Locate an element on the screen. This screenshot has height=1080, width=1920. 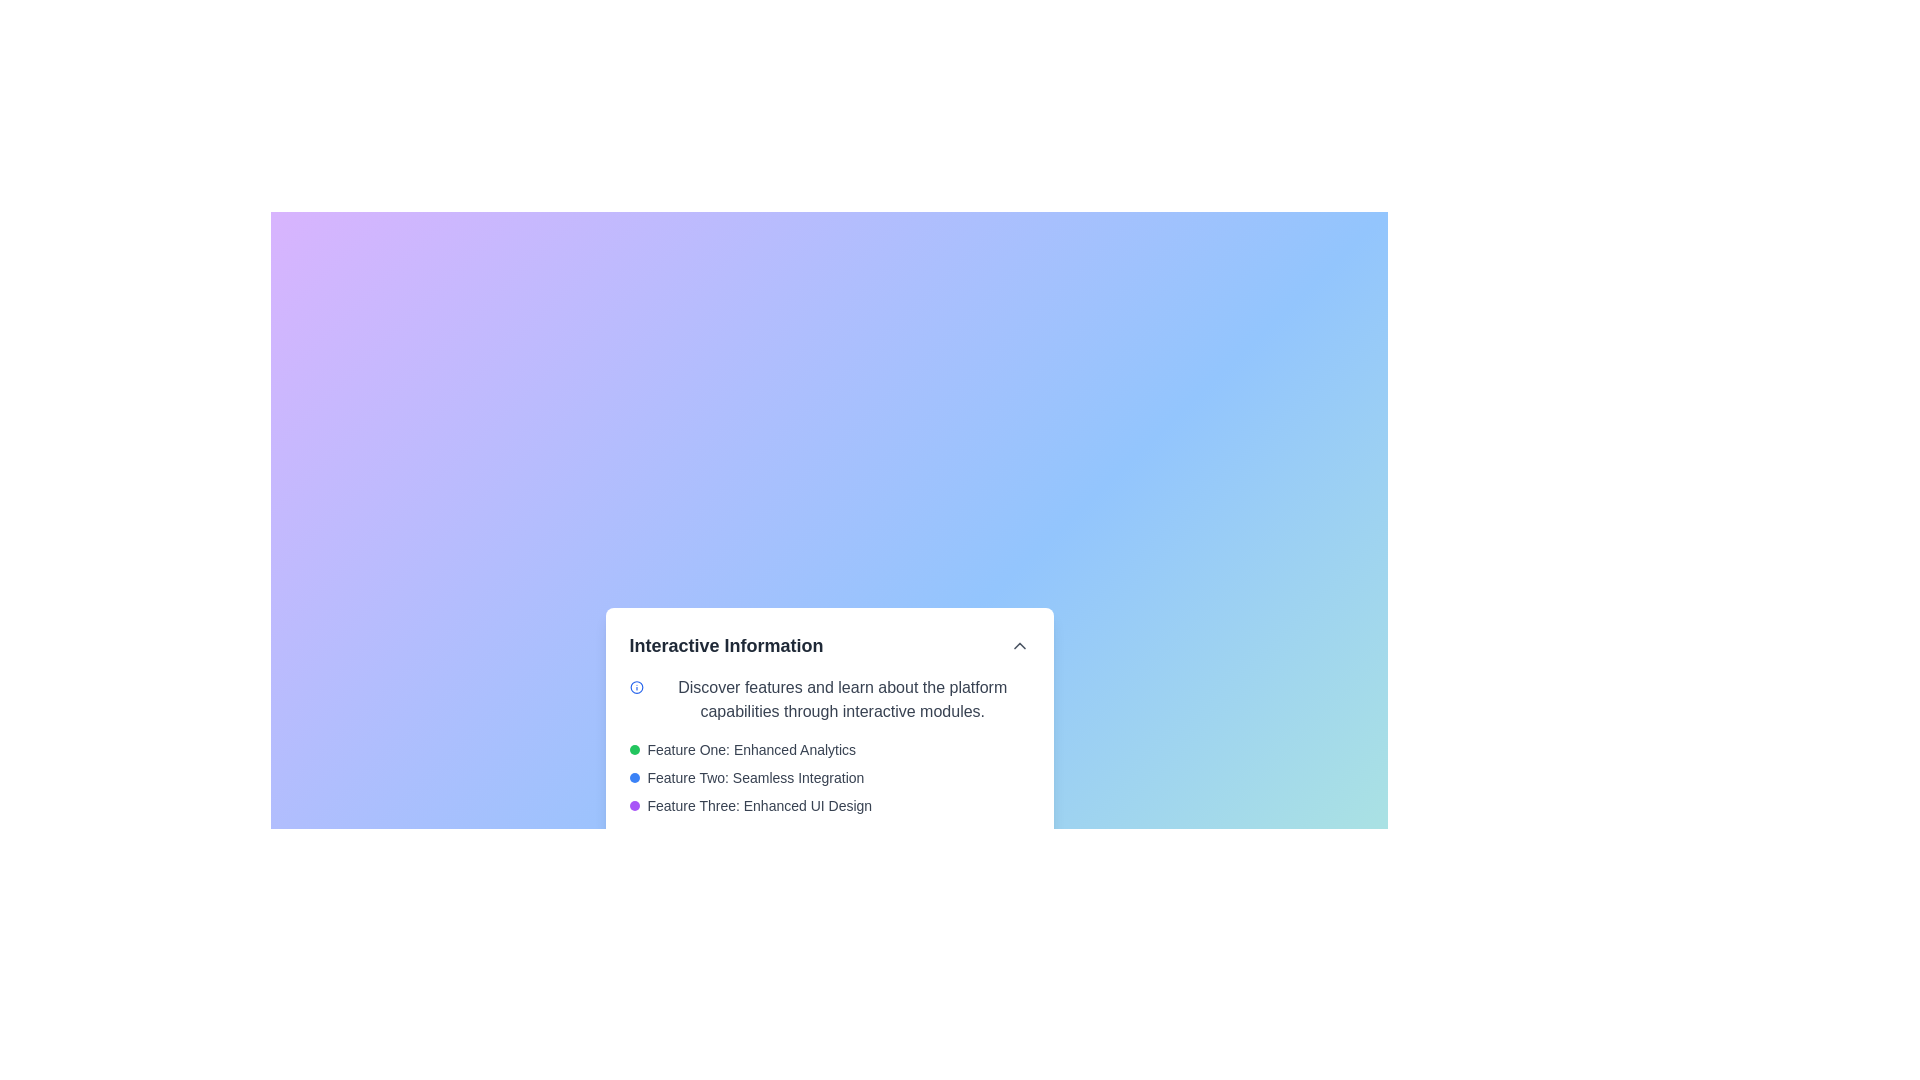
description of the static text label that presents information about Enhanced Analytics, which is the second component in the interactive information panel is located at coordinates (750, 749).